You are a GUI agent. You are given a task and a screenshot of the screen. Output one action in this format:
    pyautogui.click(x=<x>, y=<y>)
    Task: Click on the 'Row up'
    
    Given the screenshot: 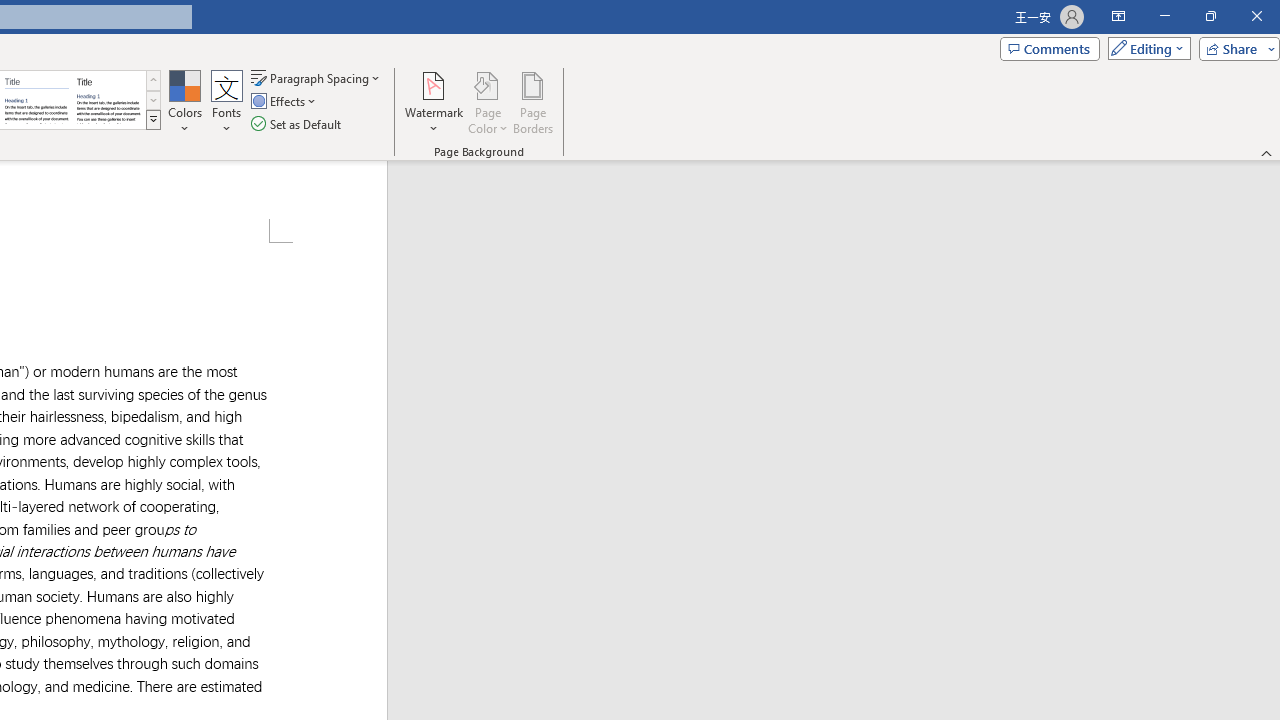 What is the action you would take?
    pyautogui.click(x=152, y=79)
    